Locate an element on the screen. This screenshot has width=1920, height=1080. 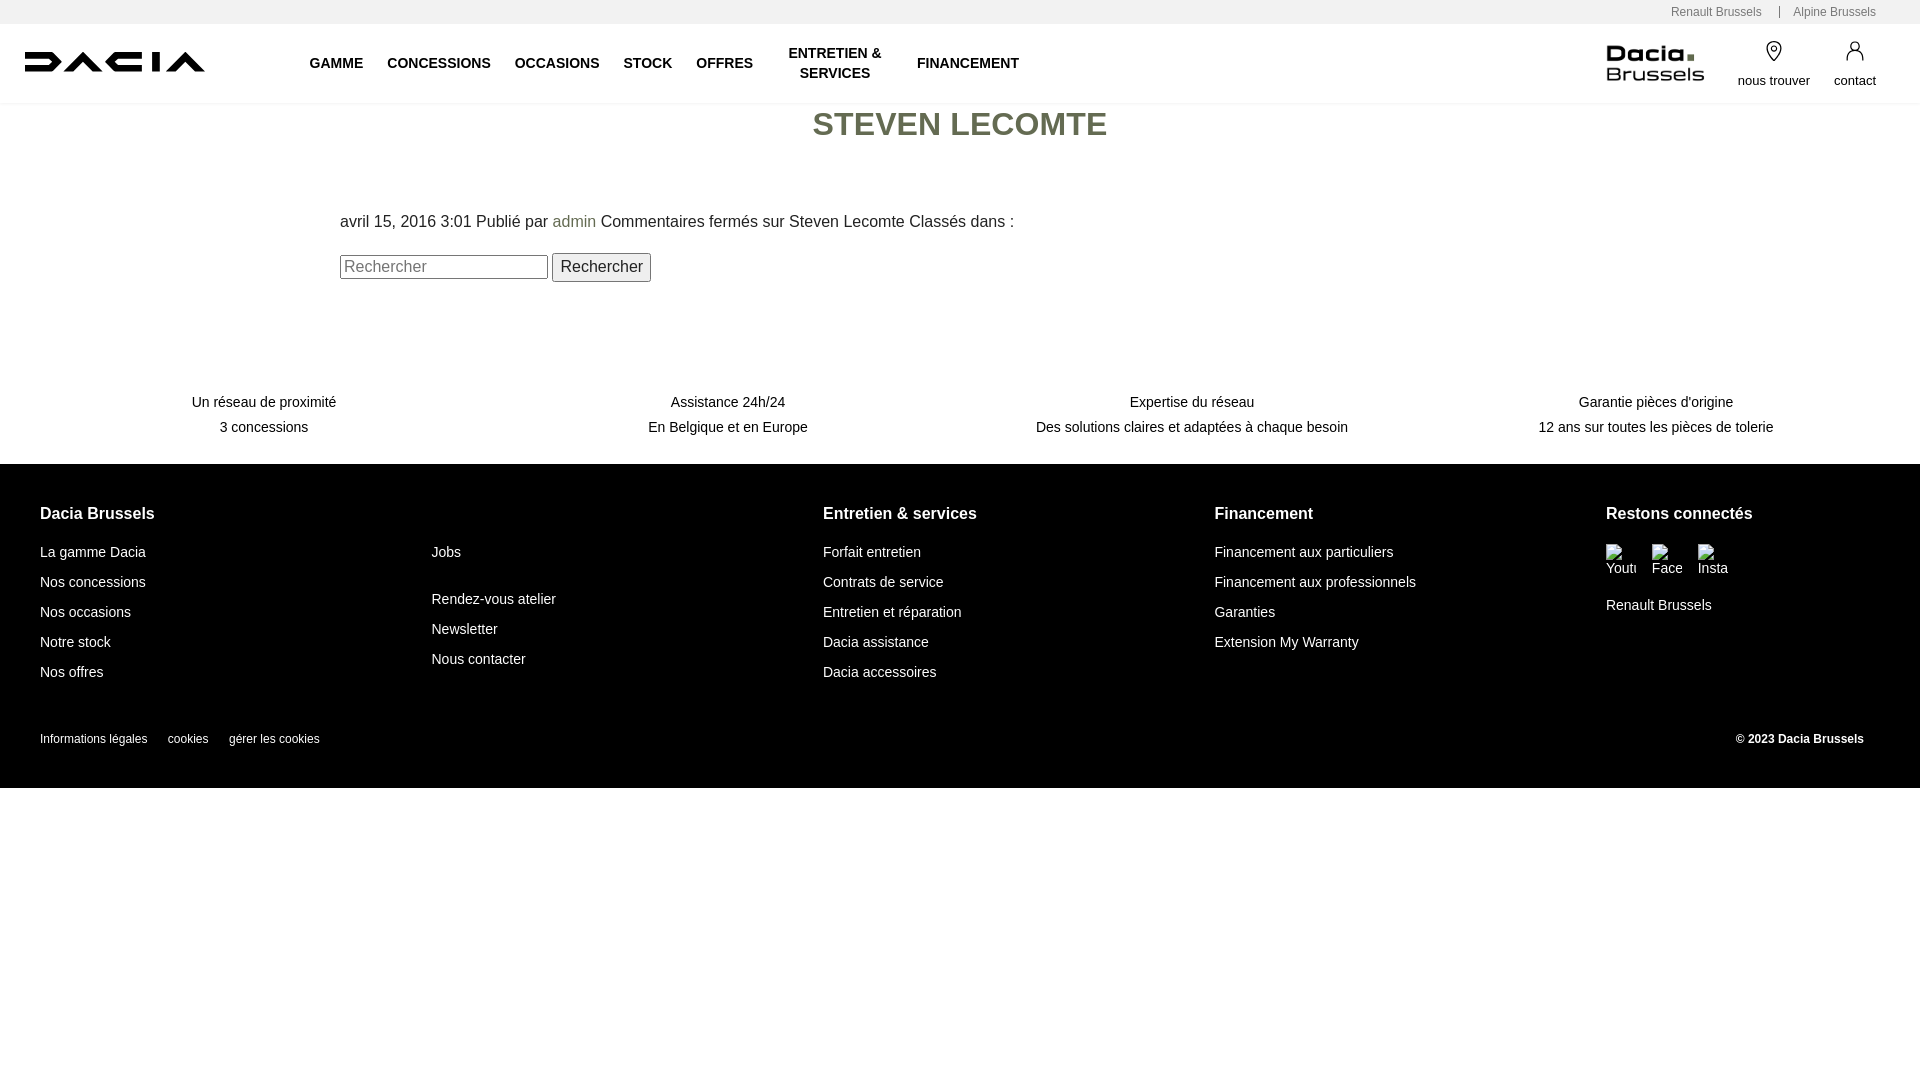
'Rechercher' is located at coordinates (600, 265).